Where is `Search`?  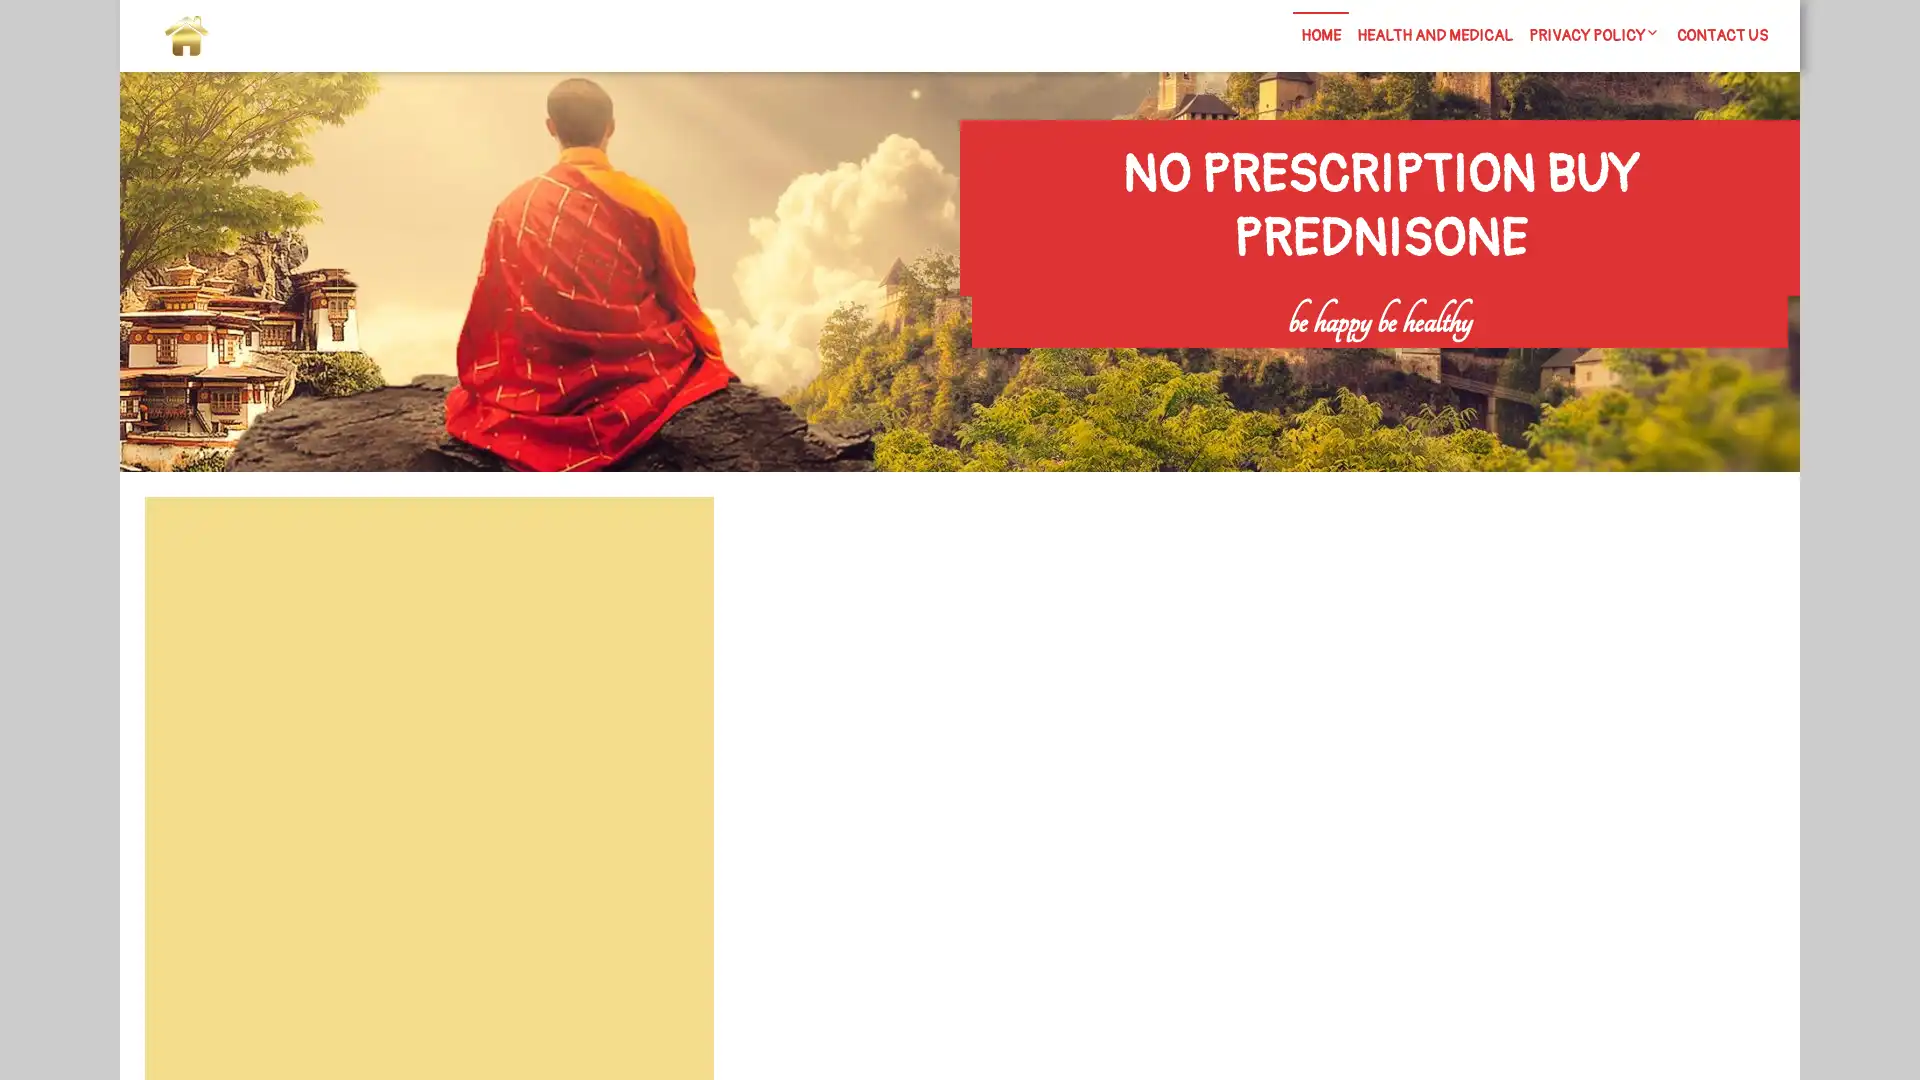 Search is located at coordinates (1557, 361).